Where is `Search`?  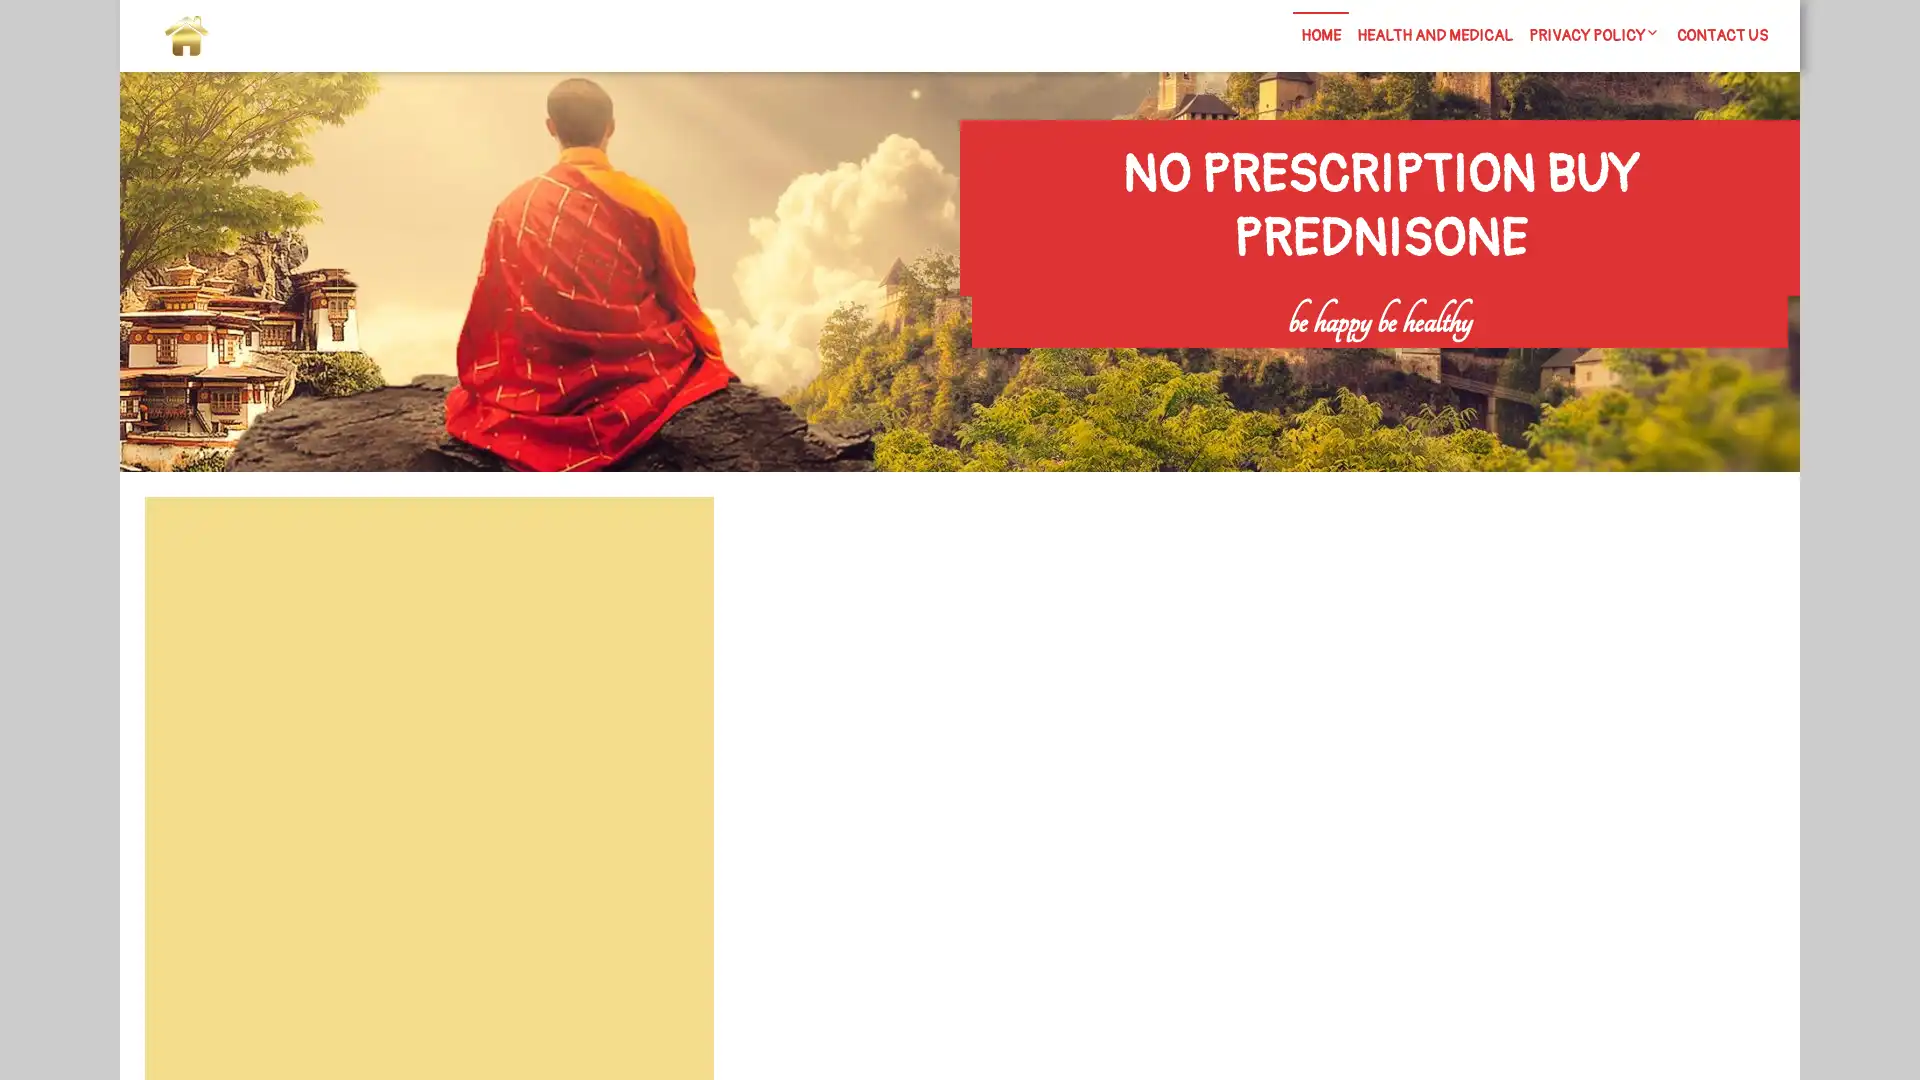 Search is located at coordinates (1557, 361).